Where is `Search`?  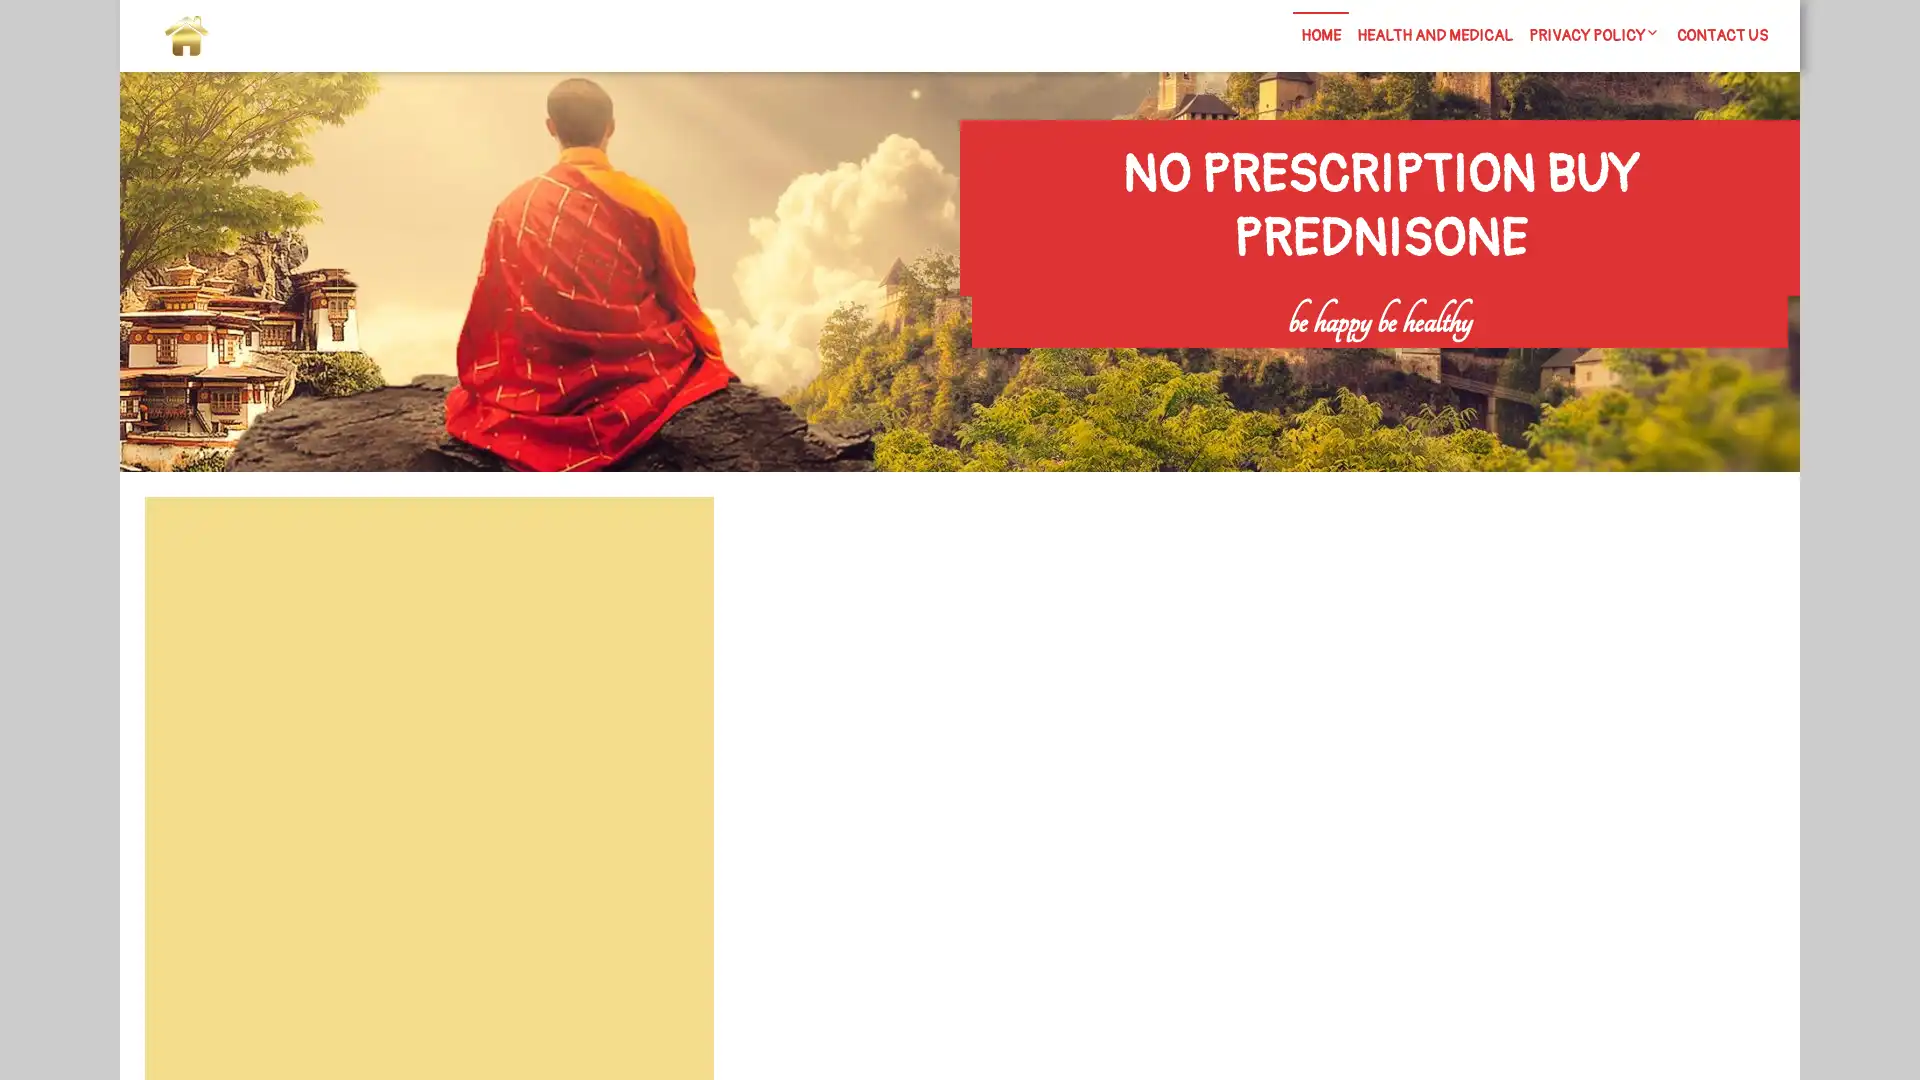 Search is located at coordinates (1557, 361).